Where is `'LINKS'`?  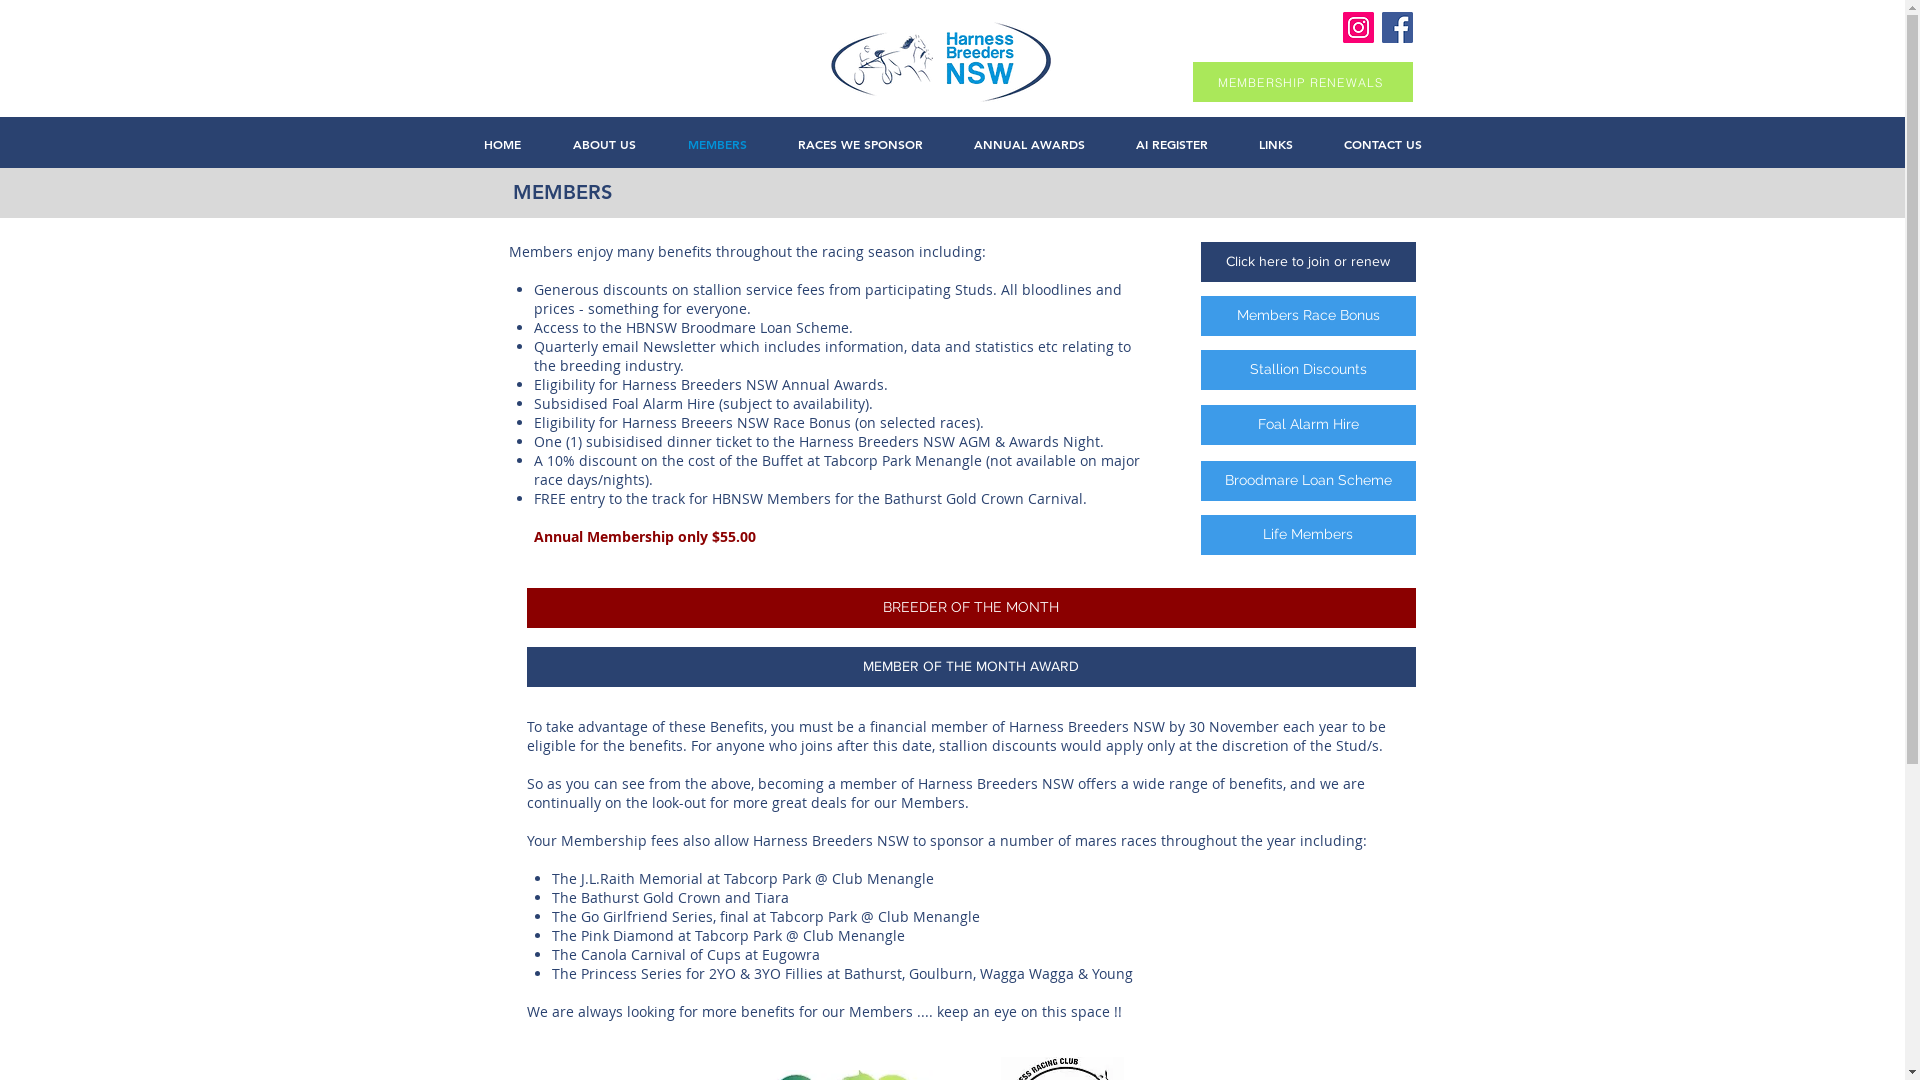
'LINKS' is located at coordinates (1275, 143).